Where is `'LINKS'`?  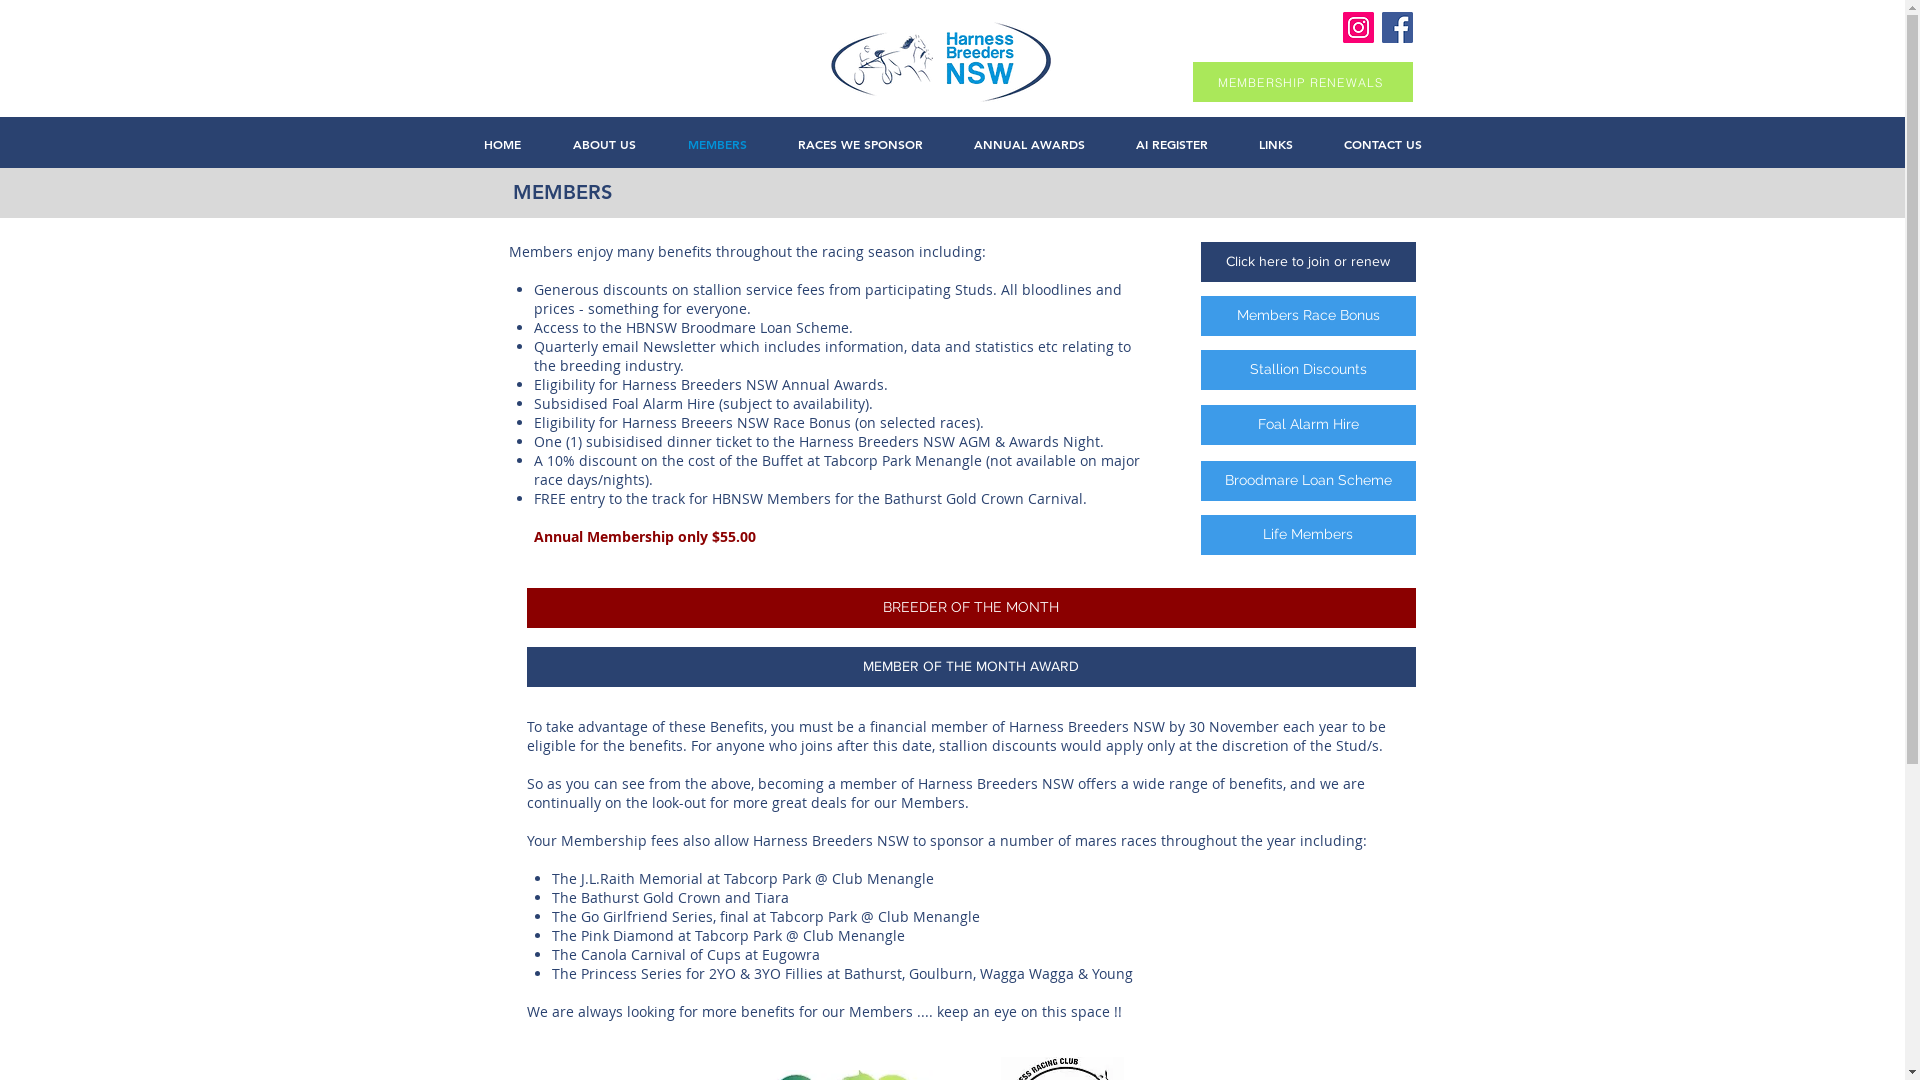
'LINKS' is located at coordinates (1275, 143).